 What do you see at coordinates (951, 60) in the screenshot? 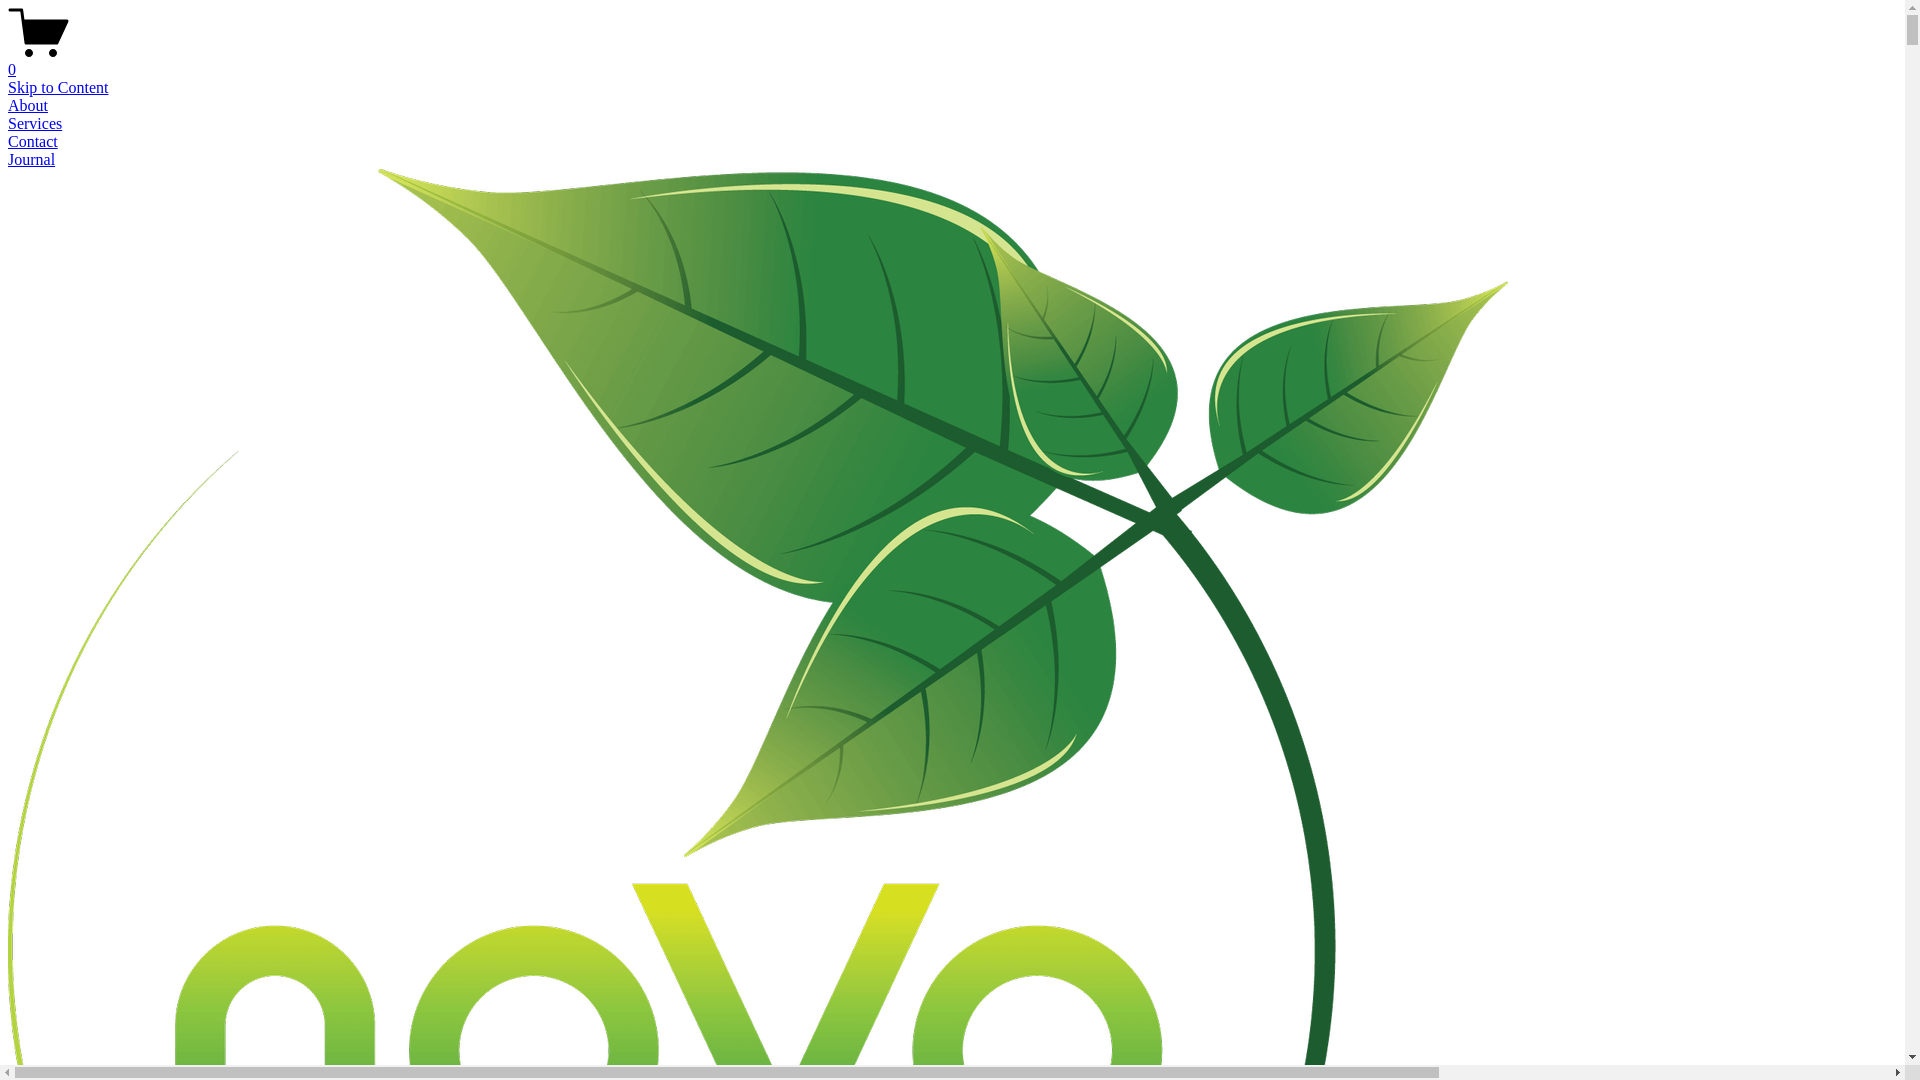
I see `'0'` at bounding box center [951, 60].